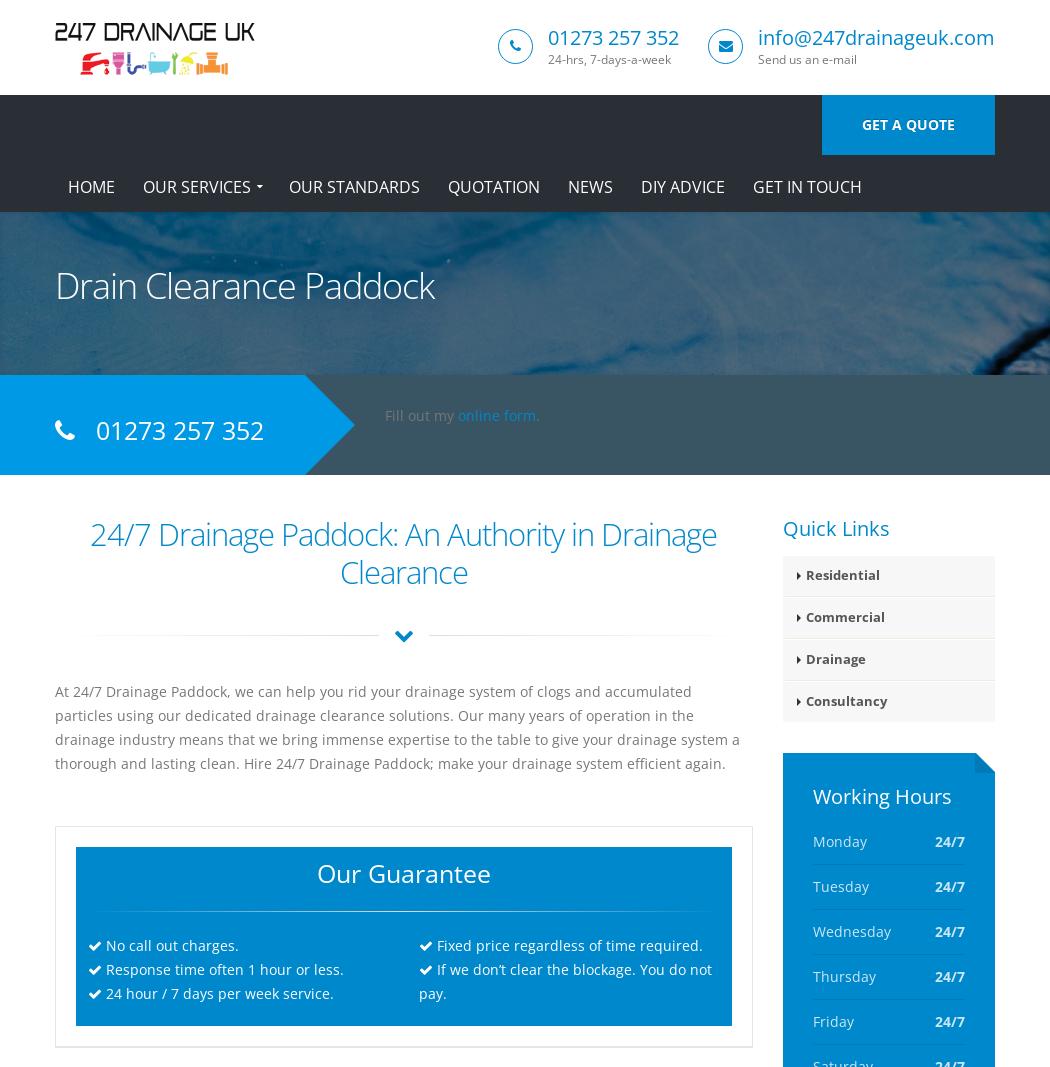 This screenshot has height=1067, width=1050. What do you see at coordinates (547, 58) in the screenshot?
I see `'24-hrs, 7-days-a-week'` at bounding box center [547, 58].